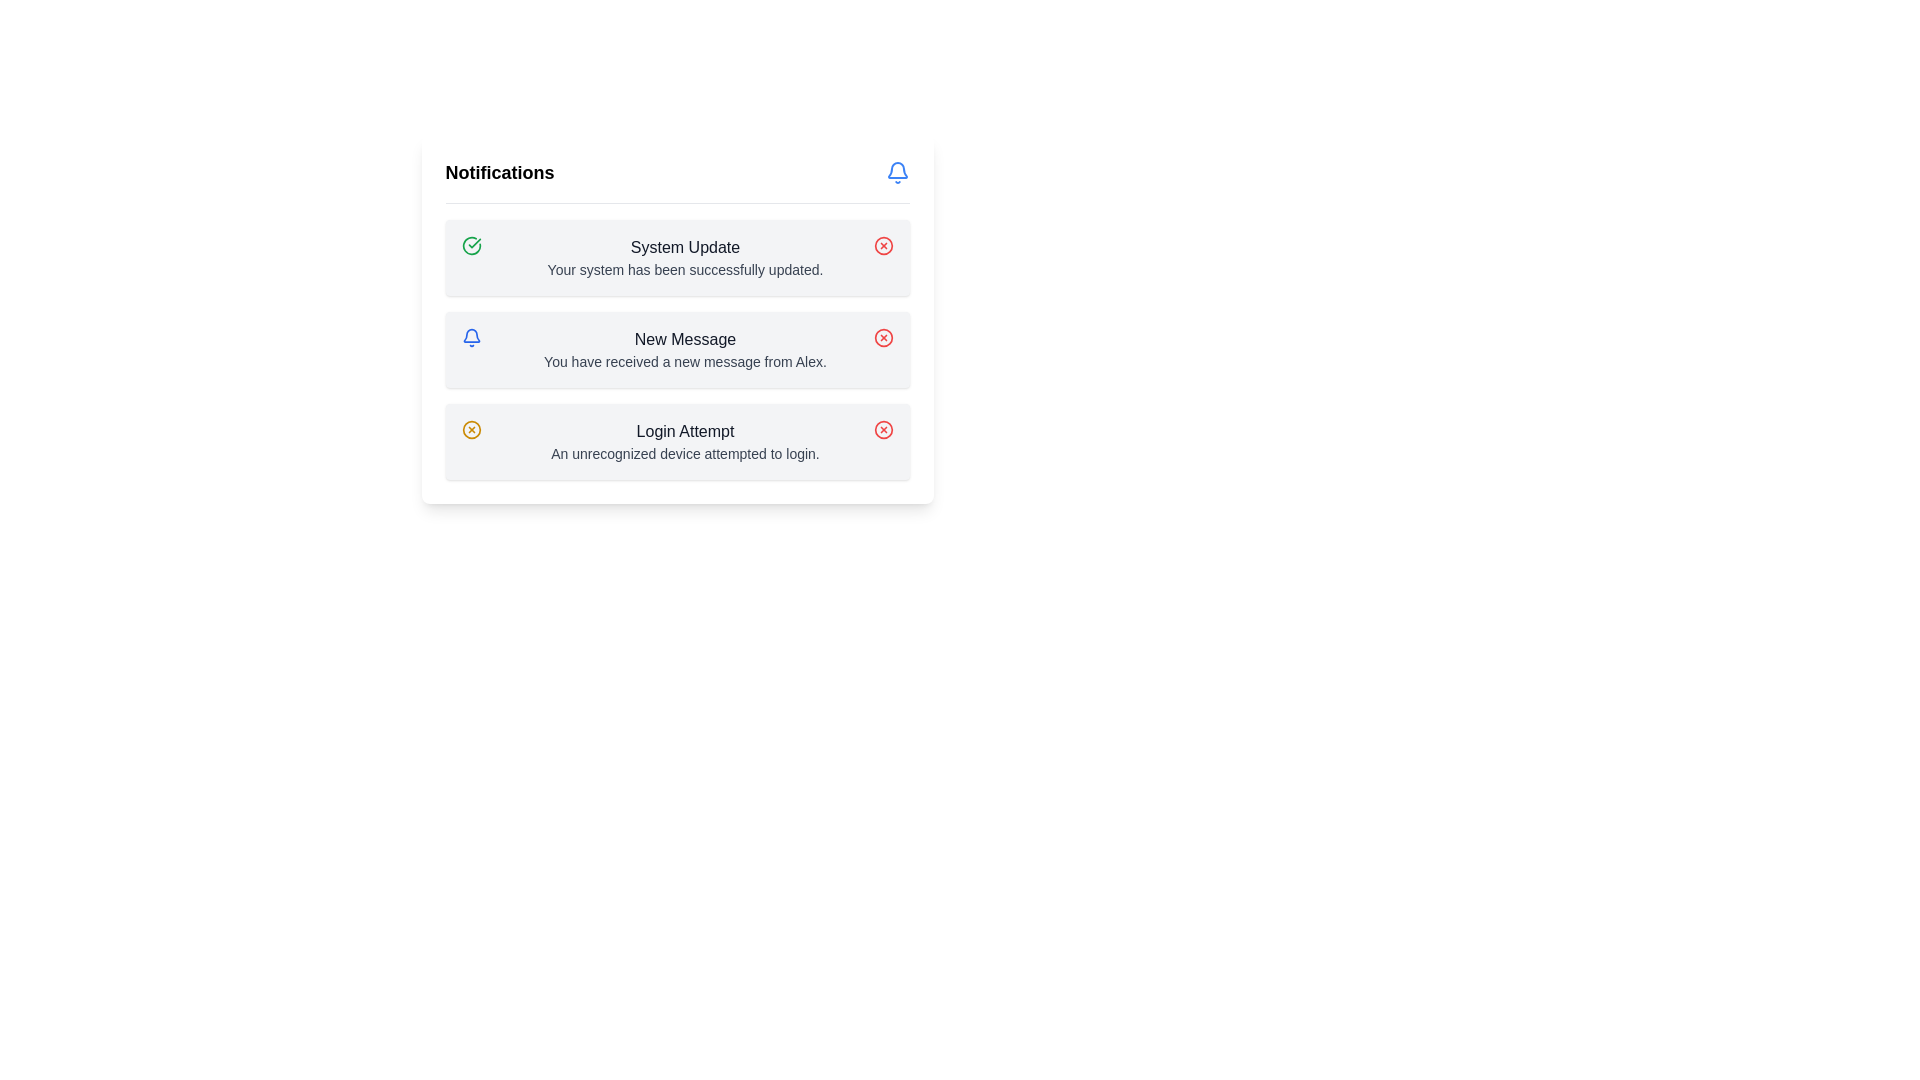 Image resolution: width=1920 pixels, height=1080 pixels. Describe the element at coordinates (470, 337) in the screenshot. I see `the blue bell icon located at the top-right corner of the notification card titled 'New Message'` at that location.